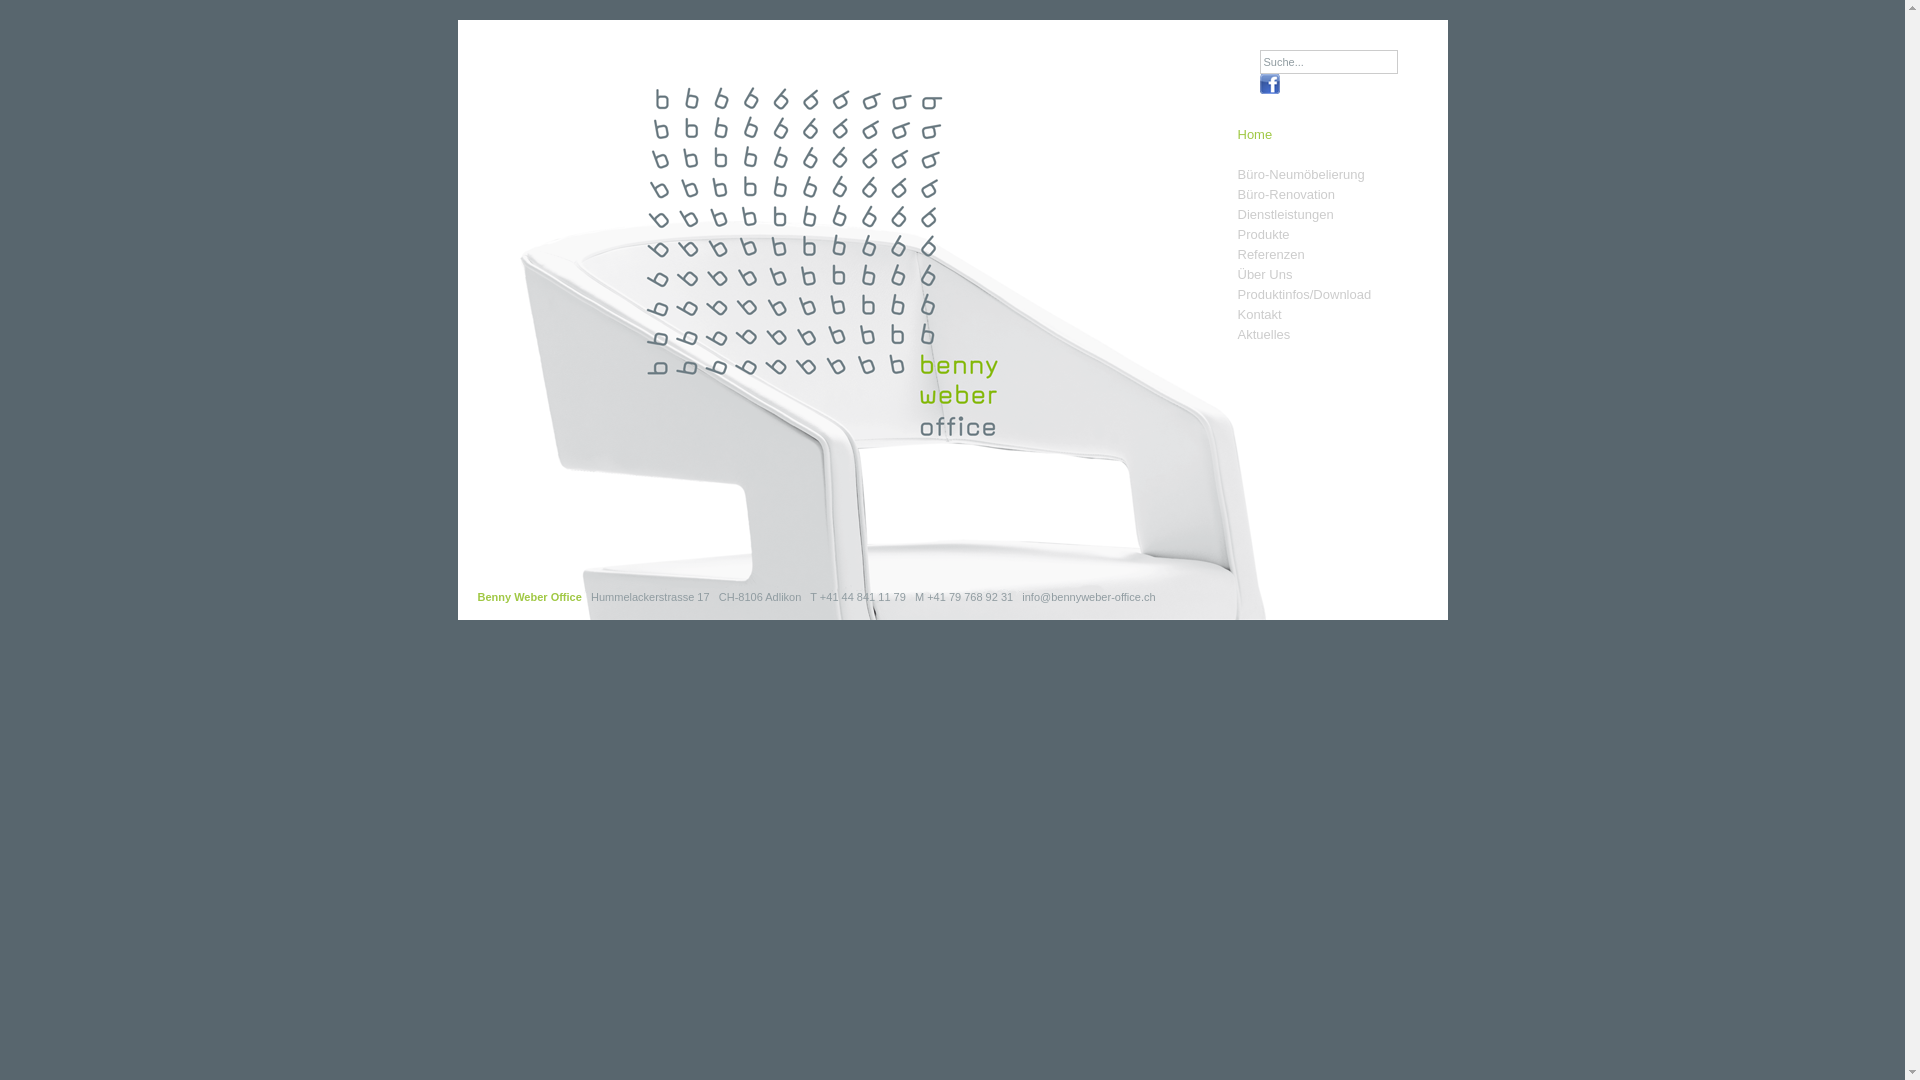 This screenshot has width=1920, height=1080. I want to click on 'Referenzen', so click(1270, 253).